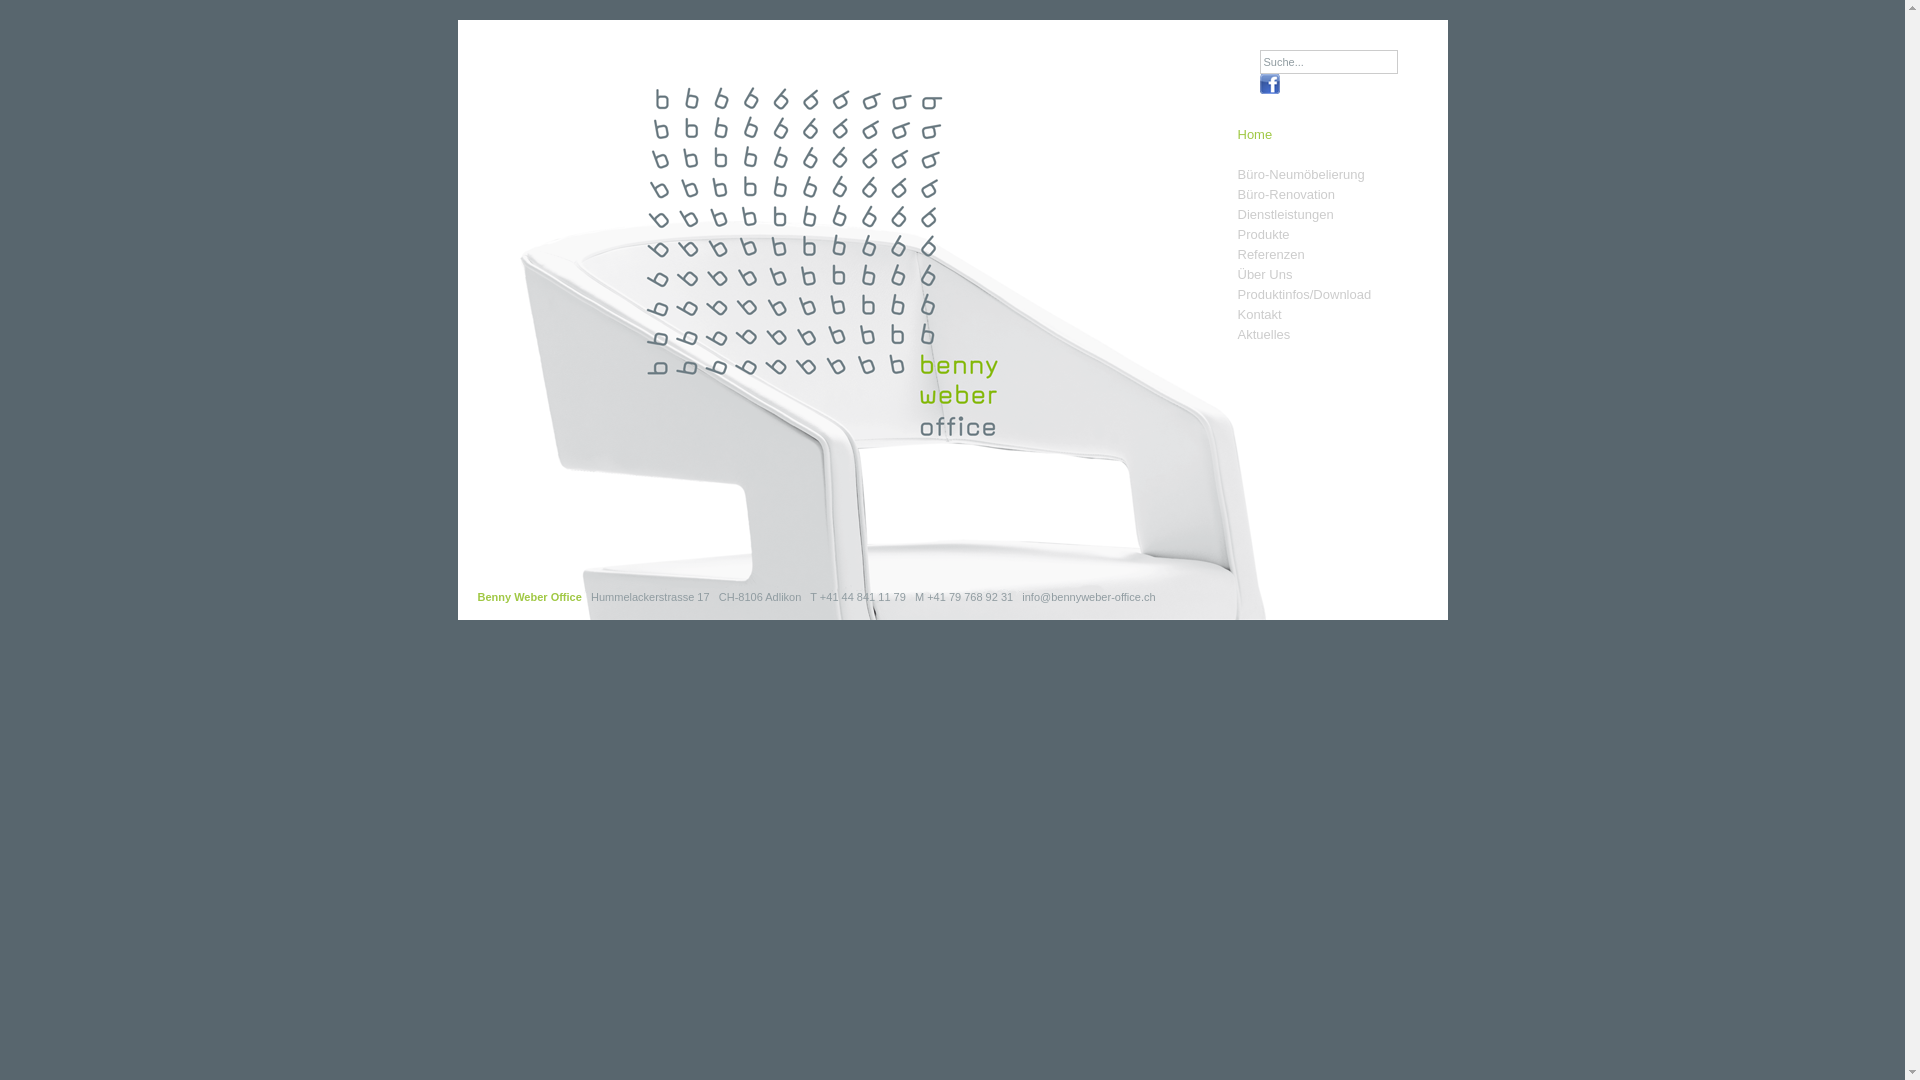 This screenshot has width=1920, height=1080. I want to click on 'Referenzen', so click(1270, 253).